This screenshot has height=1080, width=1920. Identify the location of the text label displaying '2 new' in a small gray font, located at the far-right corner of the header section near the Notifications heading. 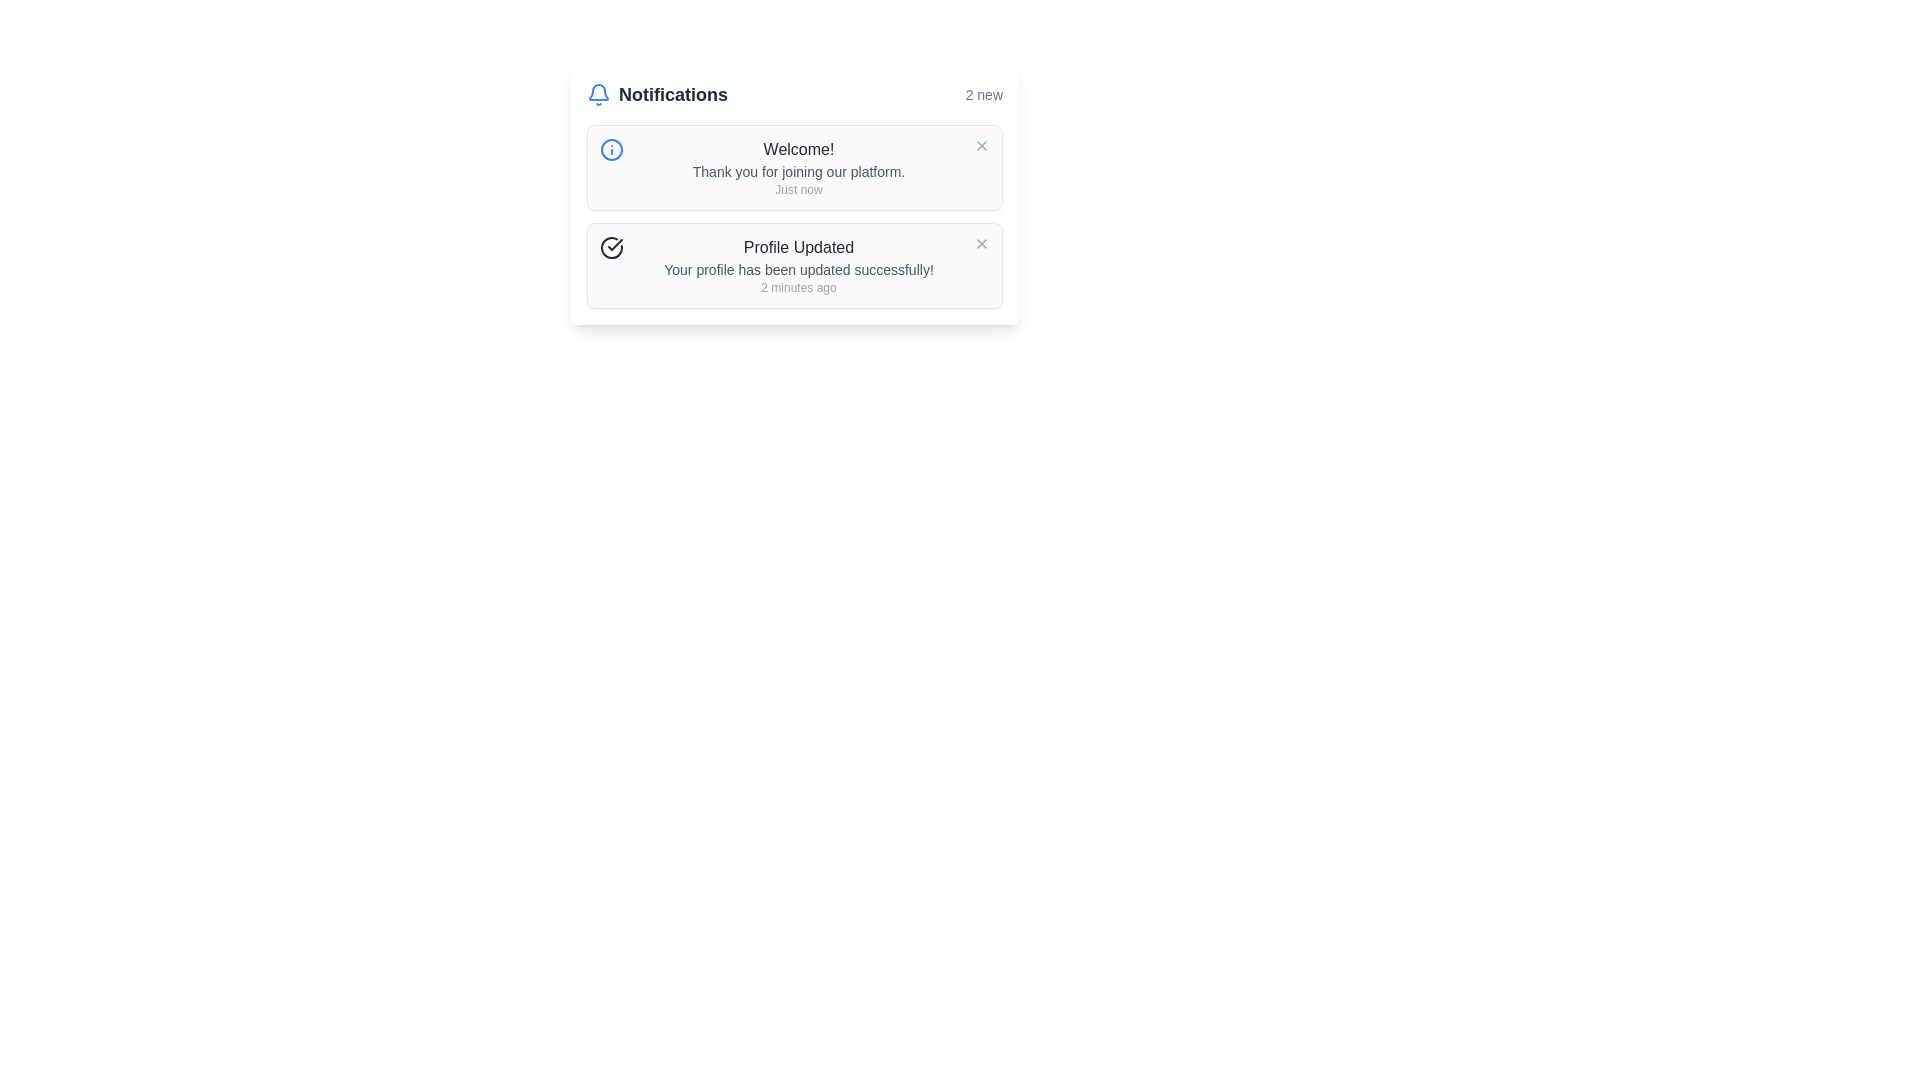
(984, 95).